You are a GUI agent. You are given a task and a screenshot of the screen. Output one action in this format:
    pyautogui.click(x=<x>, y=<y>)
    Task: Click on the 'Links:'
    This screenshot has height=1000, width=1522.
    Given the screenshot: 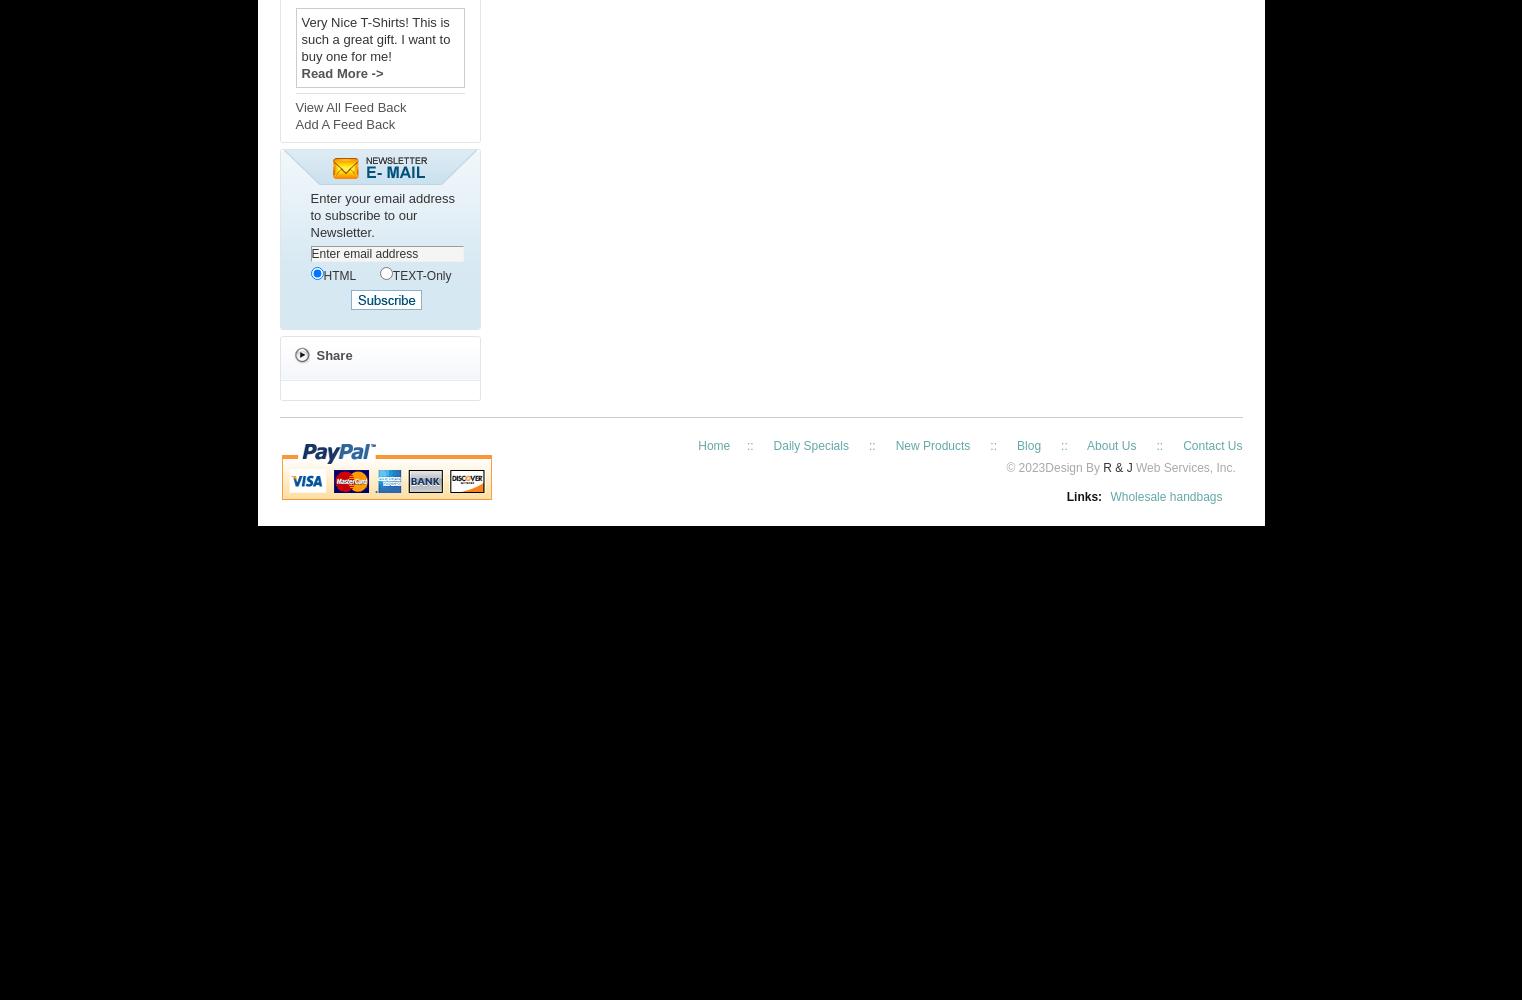 What is the action you would take?
    pyautogui.click(x=1082, y=496)
    